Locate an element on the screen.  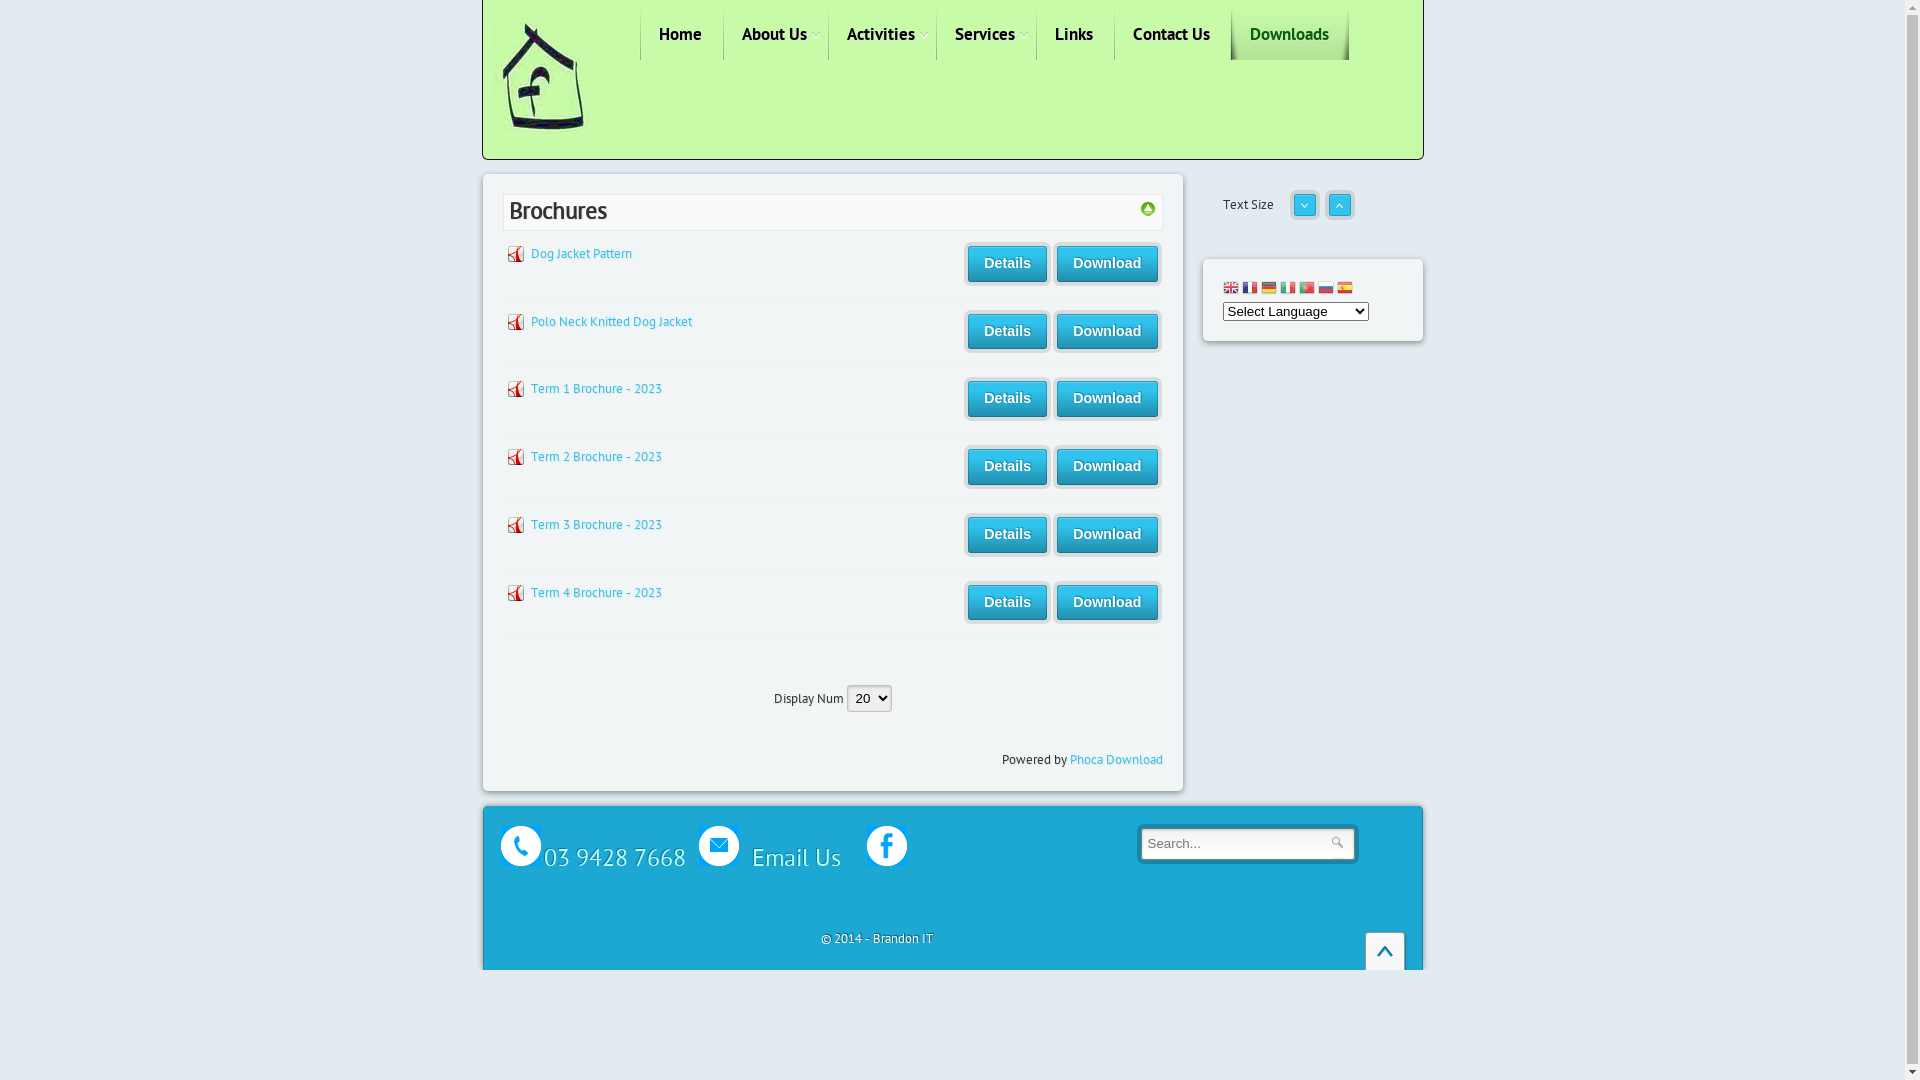
'Term 3 Brochure - 2023' is located at coordinates (529, 523).